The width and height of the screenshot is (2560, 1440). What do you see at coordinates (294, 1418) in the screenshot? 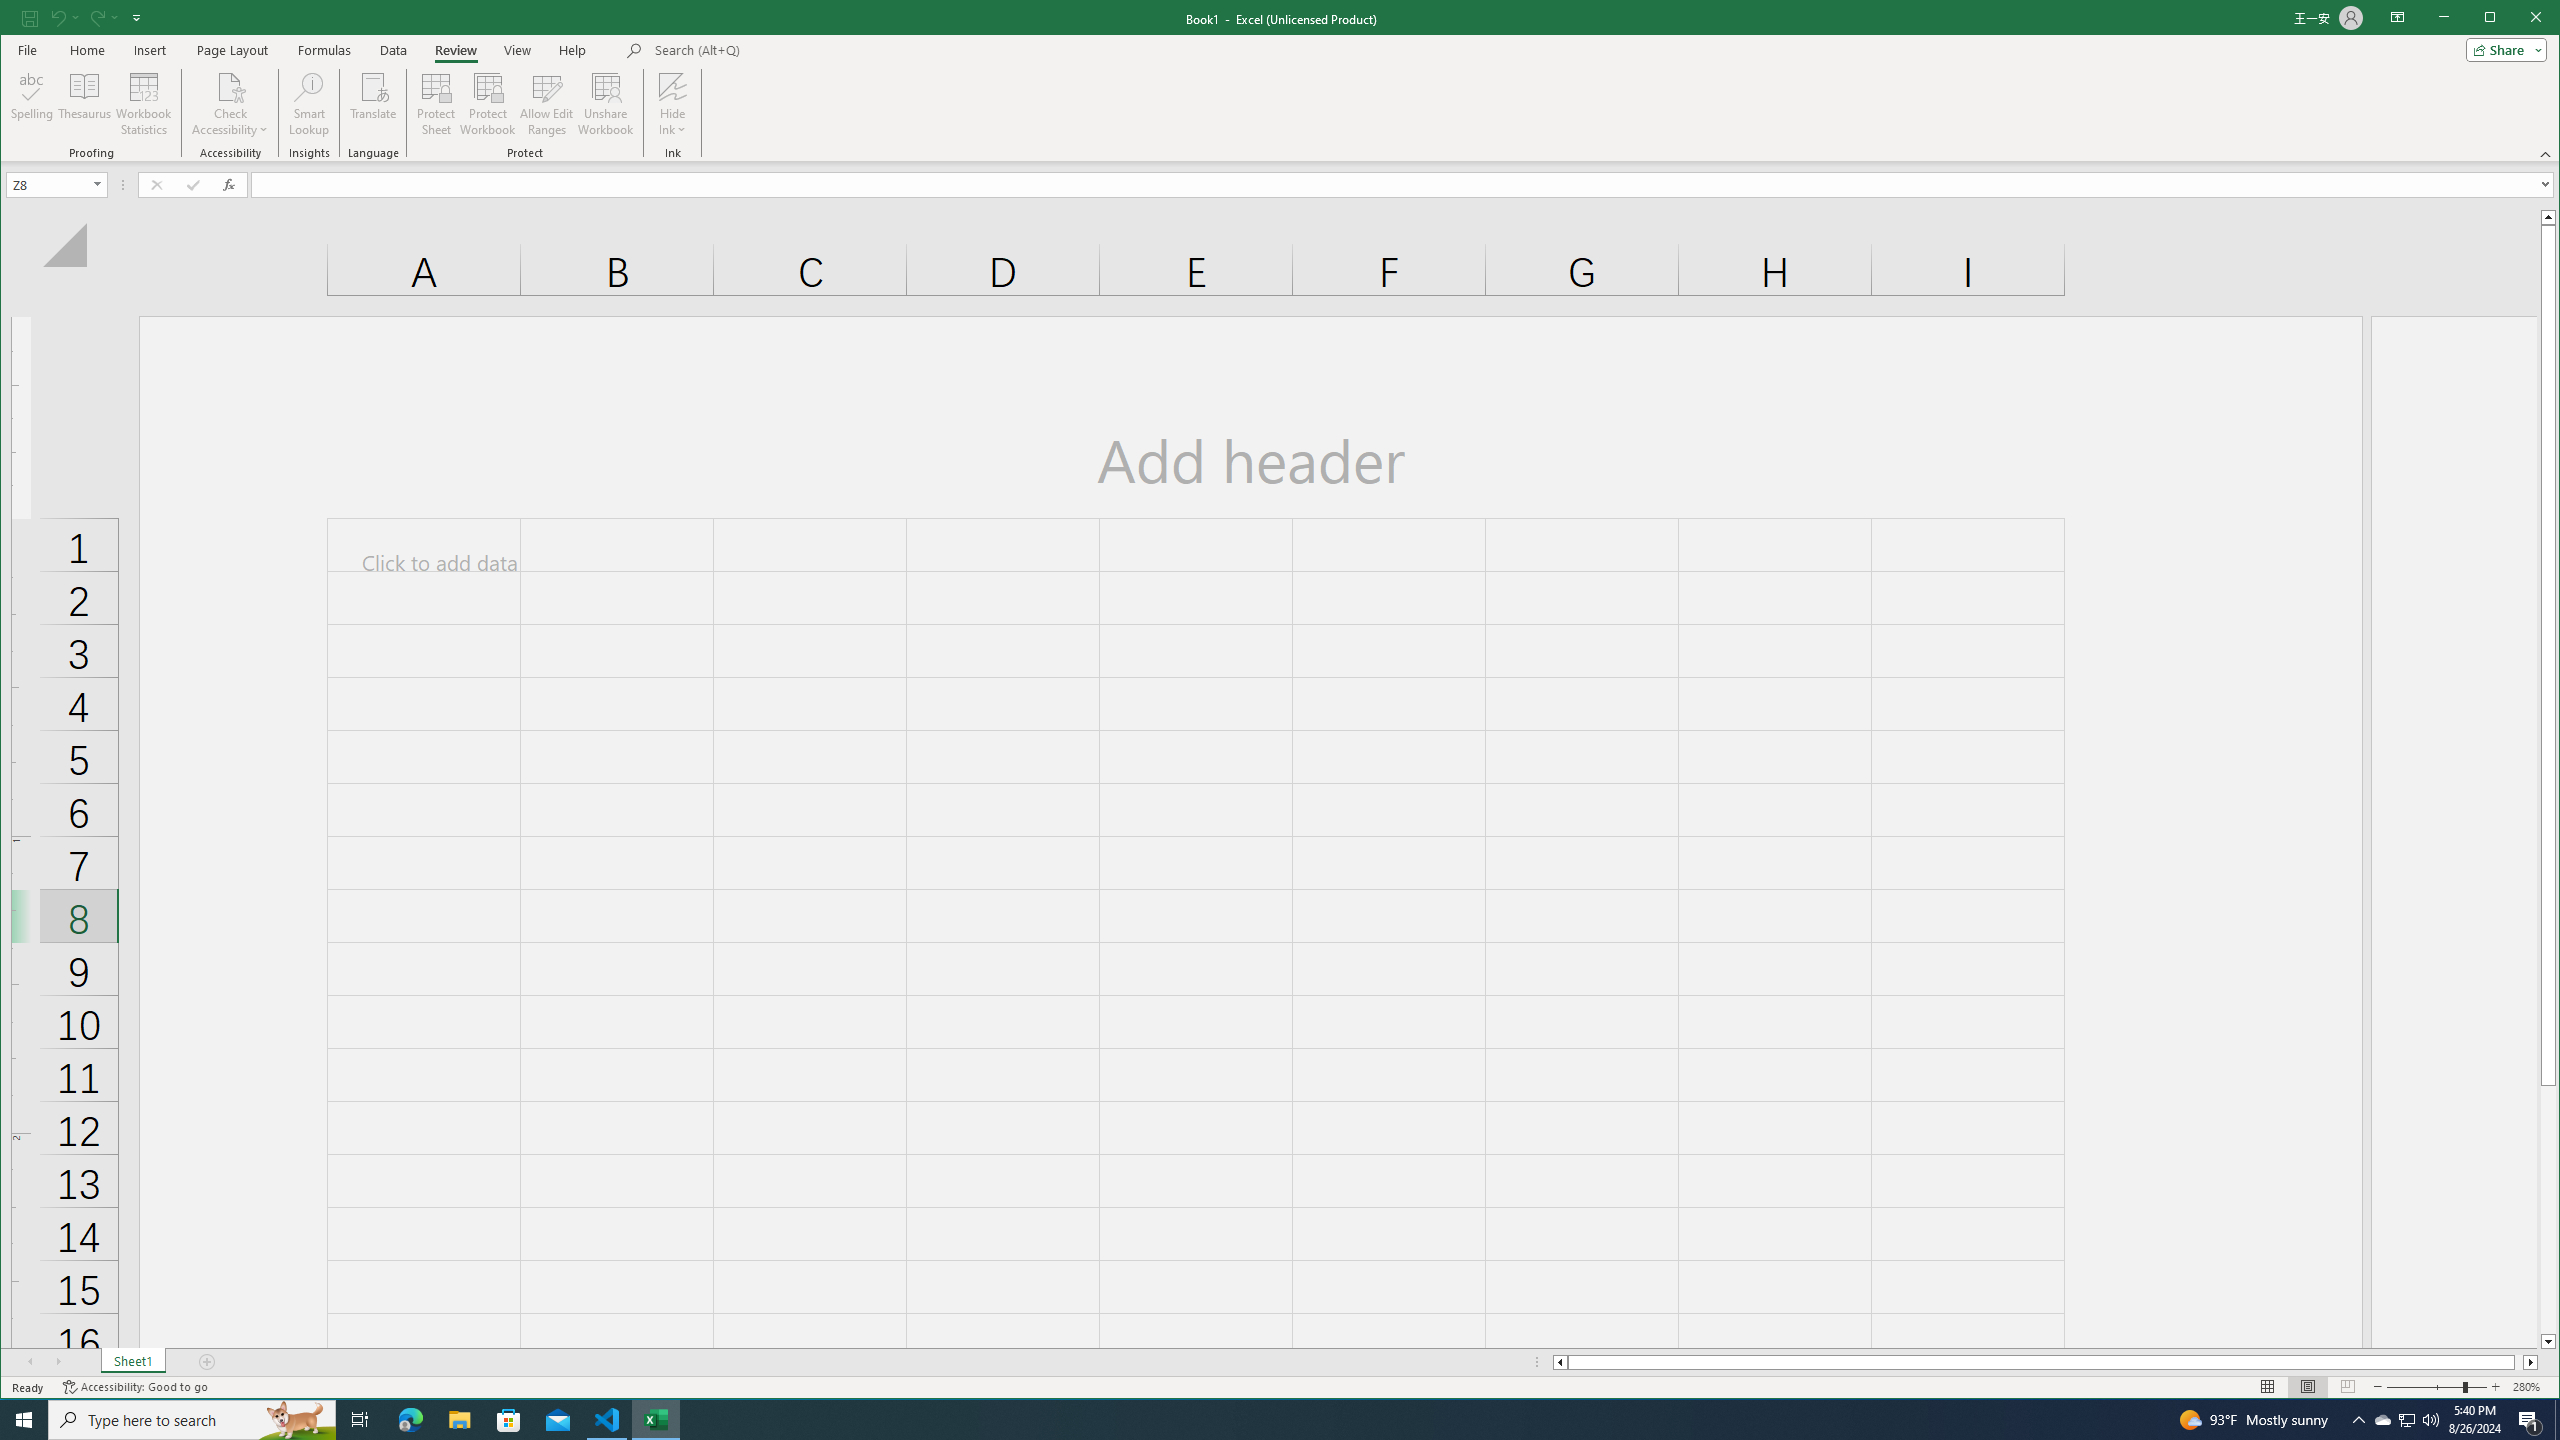
I see `'Search highlights icon opens search home window'` at bounding box center [294, 1418].